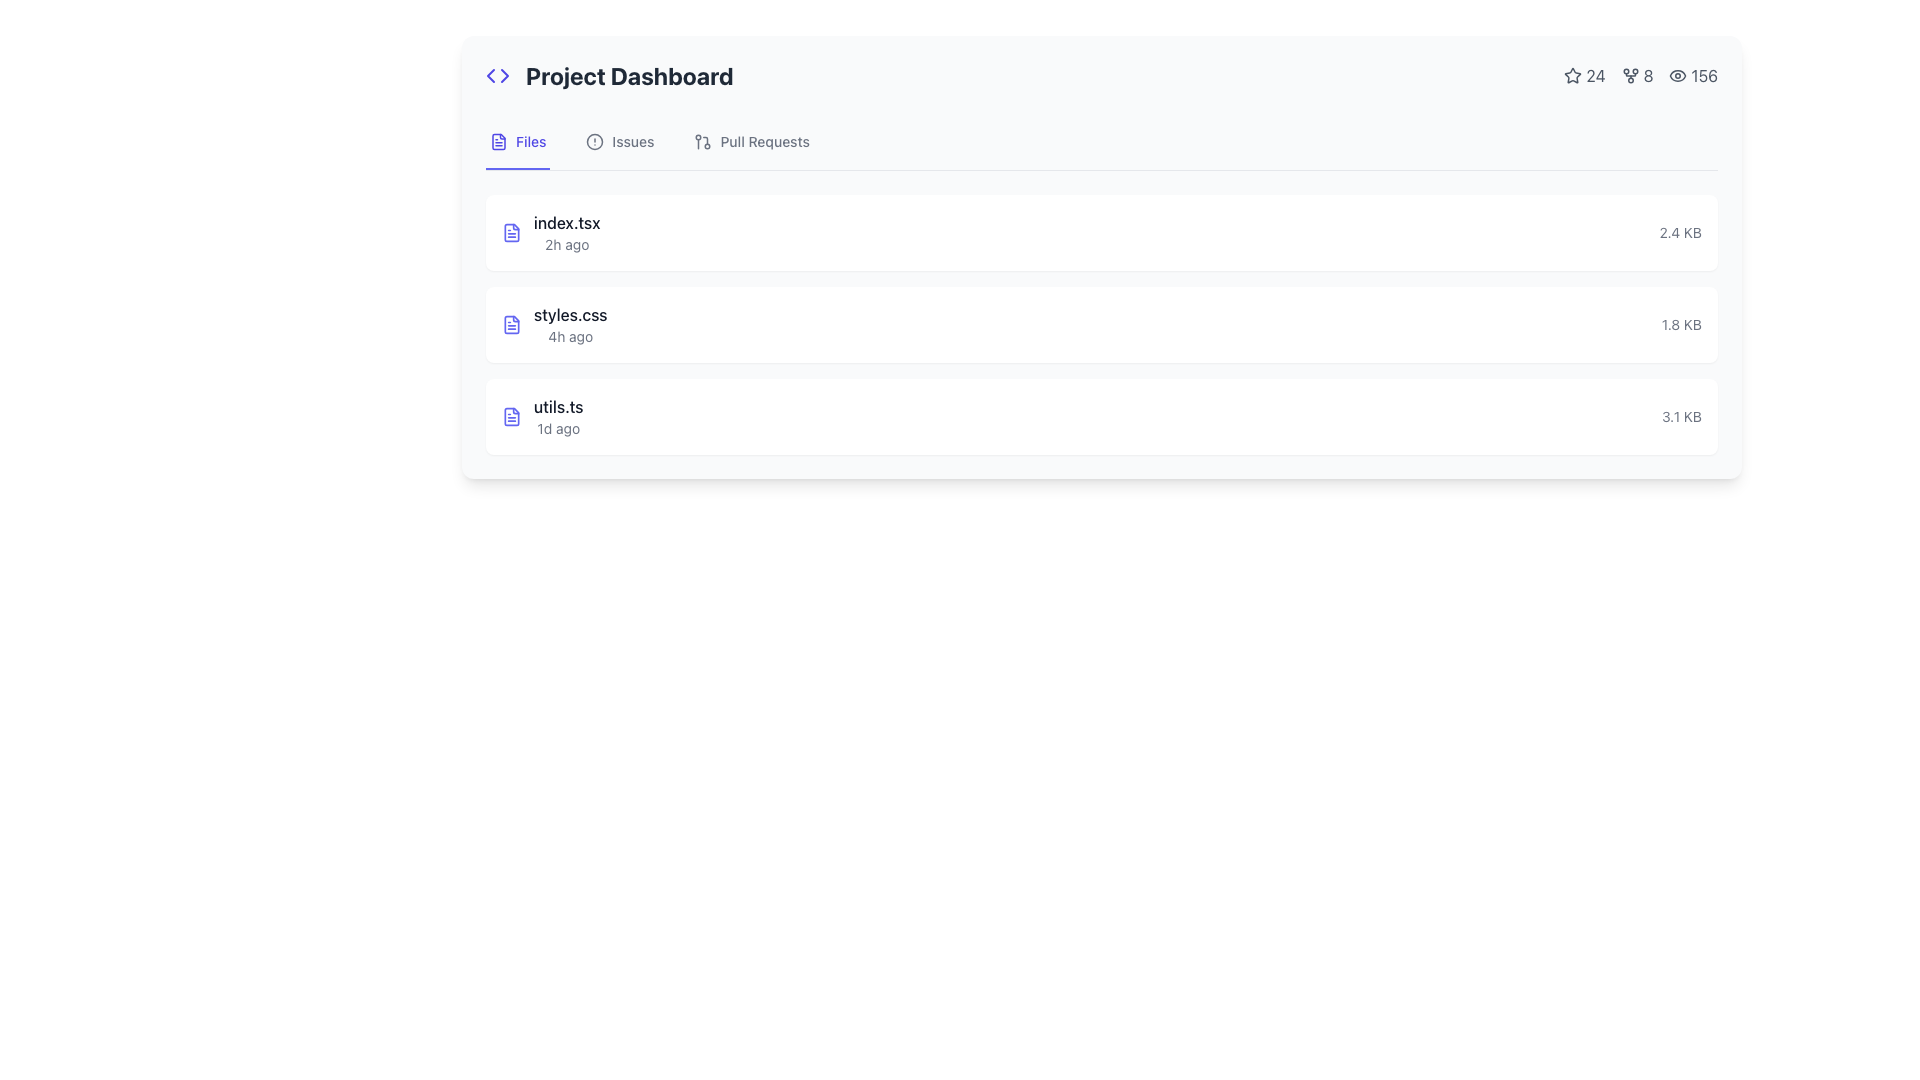 The image size is (1920, 1080). Describe the element at coordinates (504, 75) in the screenshot. I see `the arrow SVG element located at the top-left corner of the dashboard, which serves as a visual indicator for navigation` at that location.